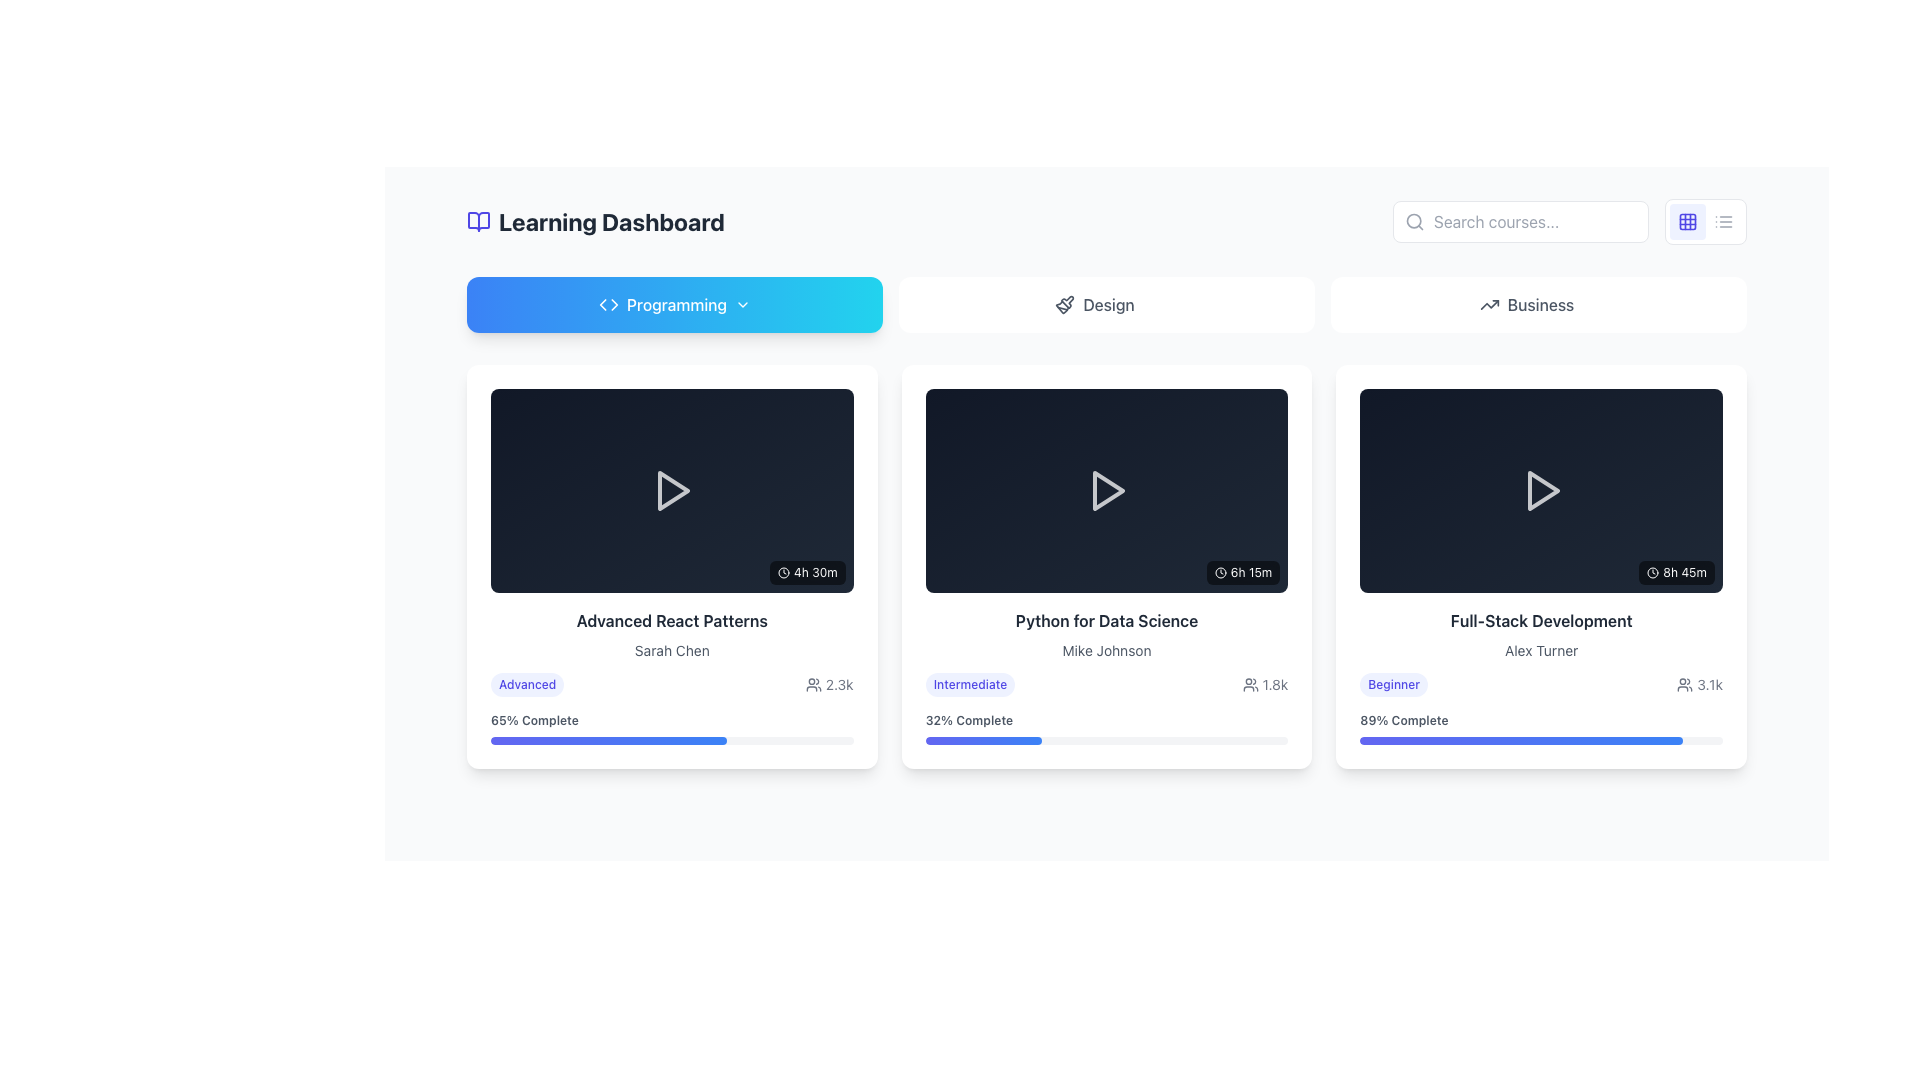 Image resolution: width=1920 pixels, height=1080 pixels. I want to click on the informative label with icon indicating the duration of the 'Full-Stack Development' course, located in the bottom-right corner of the course card, so click(1677, 572).